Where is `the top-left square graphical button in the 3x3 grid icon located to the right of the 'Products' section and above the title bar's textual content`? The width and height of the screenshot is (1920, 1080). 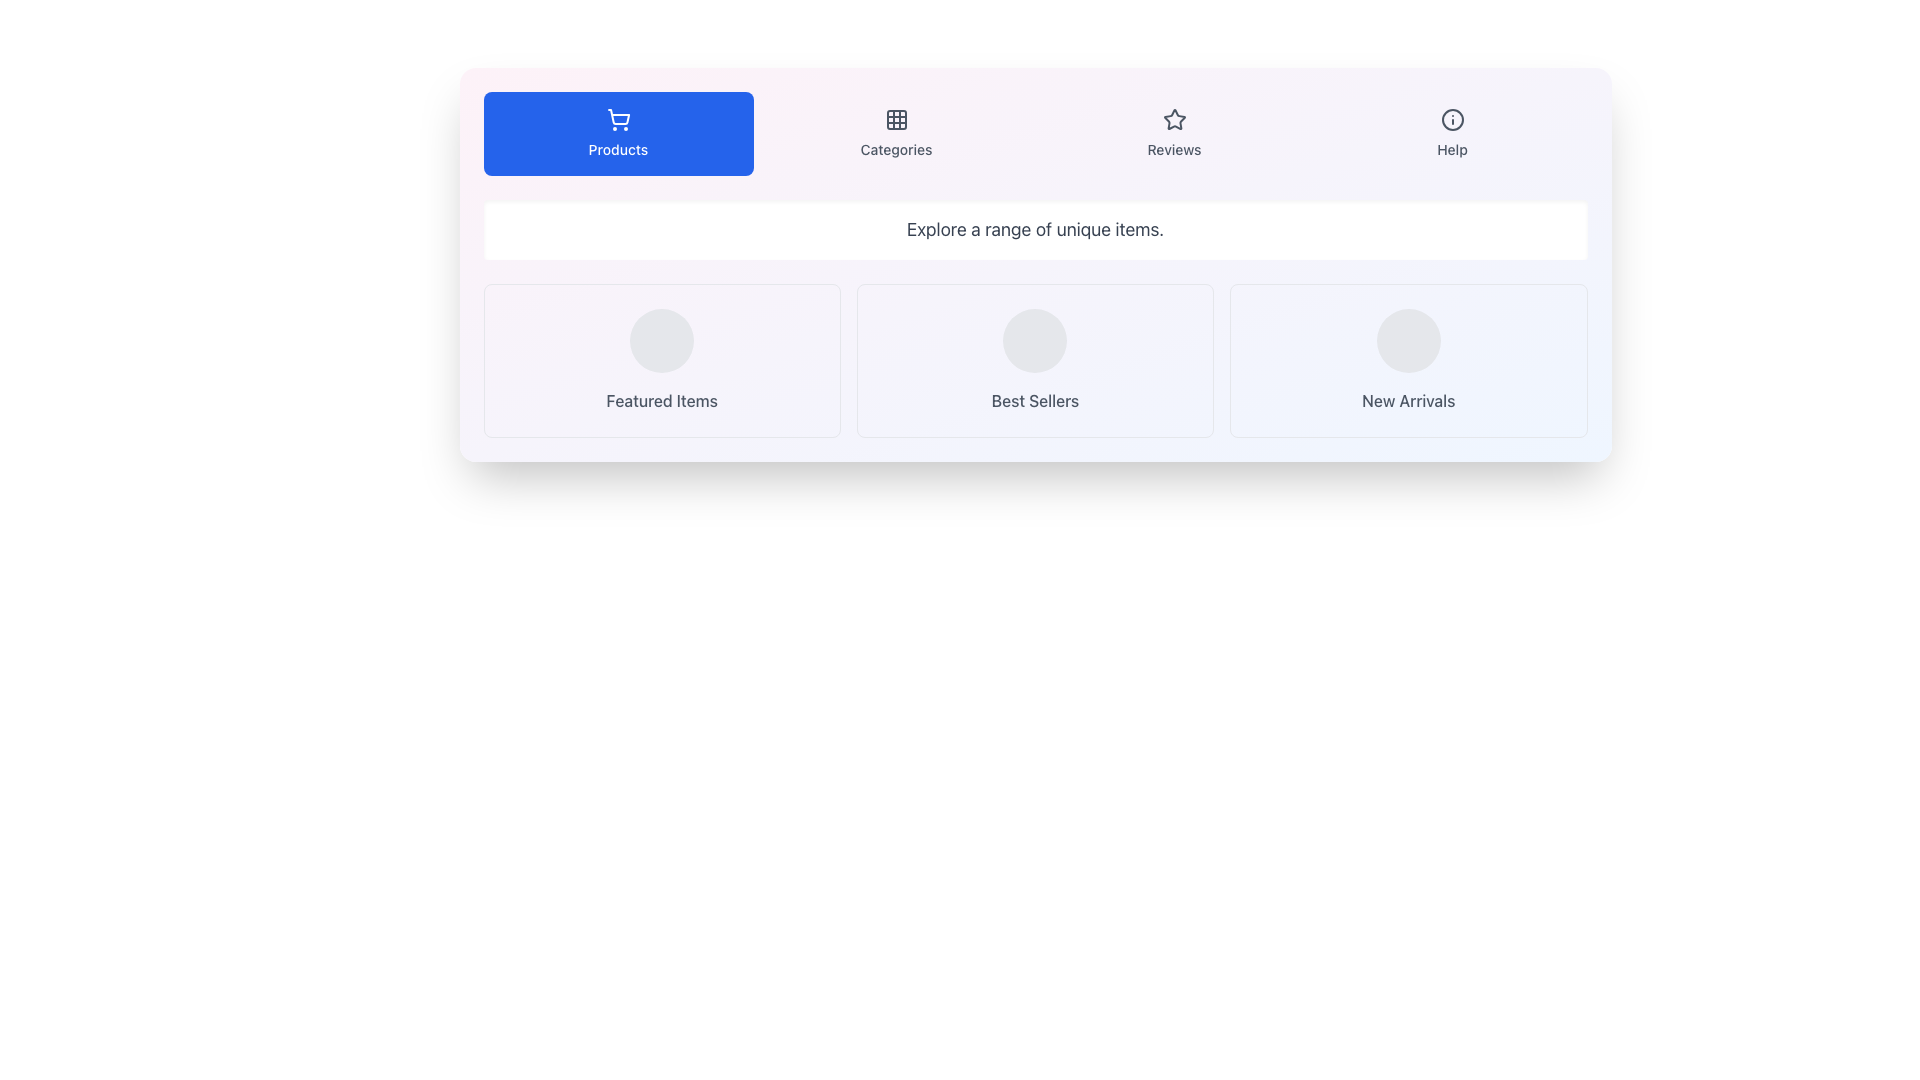 the top-left square graphical button in the 3x3 grid icon located to the right of the 'Products' section and above the title bar's textual content is located at coordinates (895, 119).